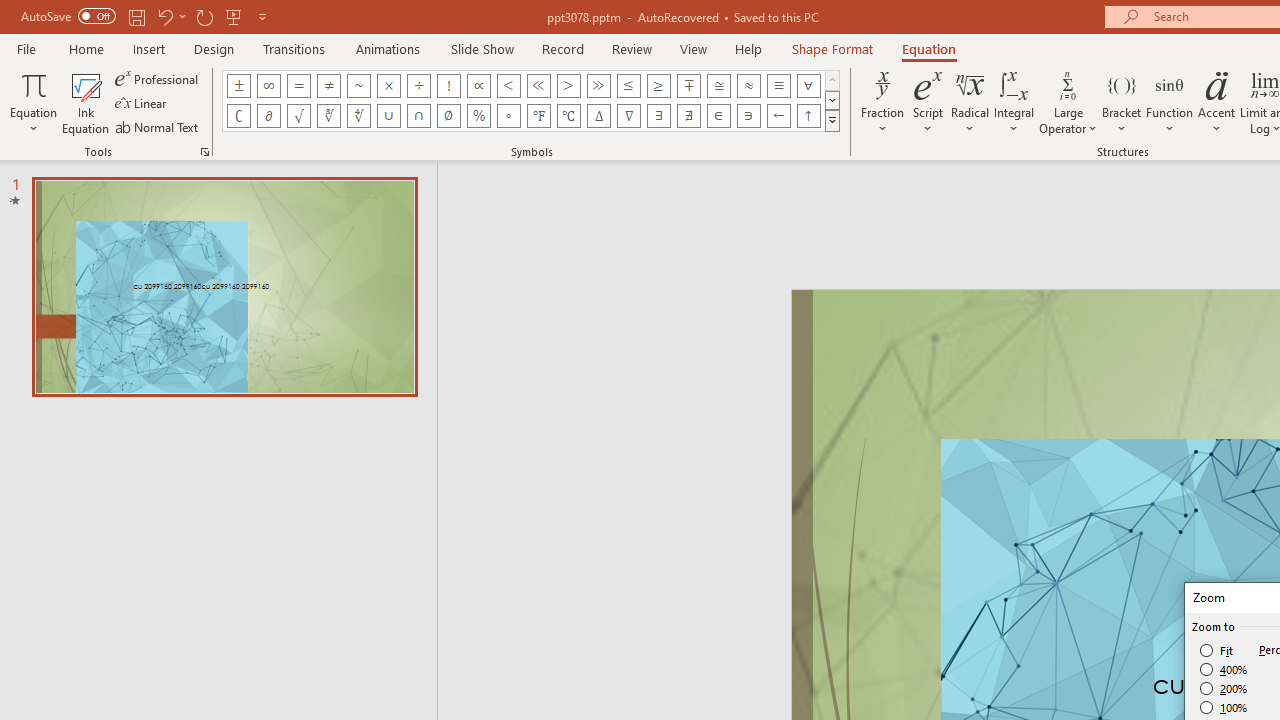 Image resolution: width=1280 pixels, height=720 pixels. What do you see at coordinates (628, 115) in the screenshot?
I see `'Equation Symbol Nabla'` at bounding box center [628, 115].